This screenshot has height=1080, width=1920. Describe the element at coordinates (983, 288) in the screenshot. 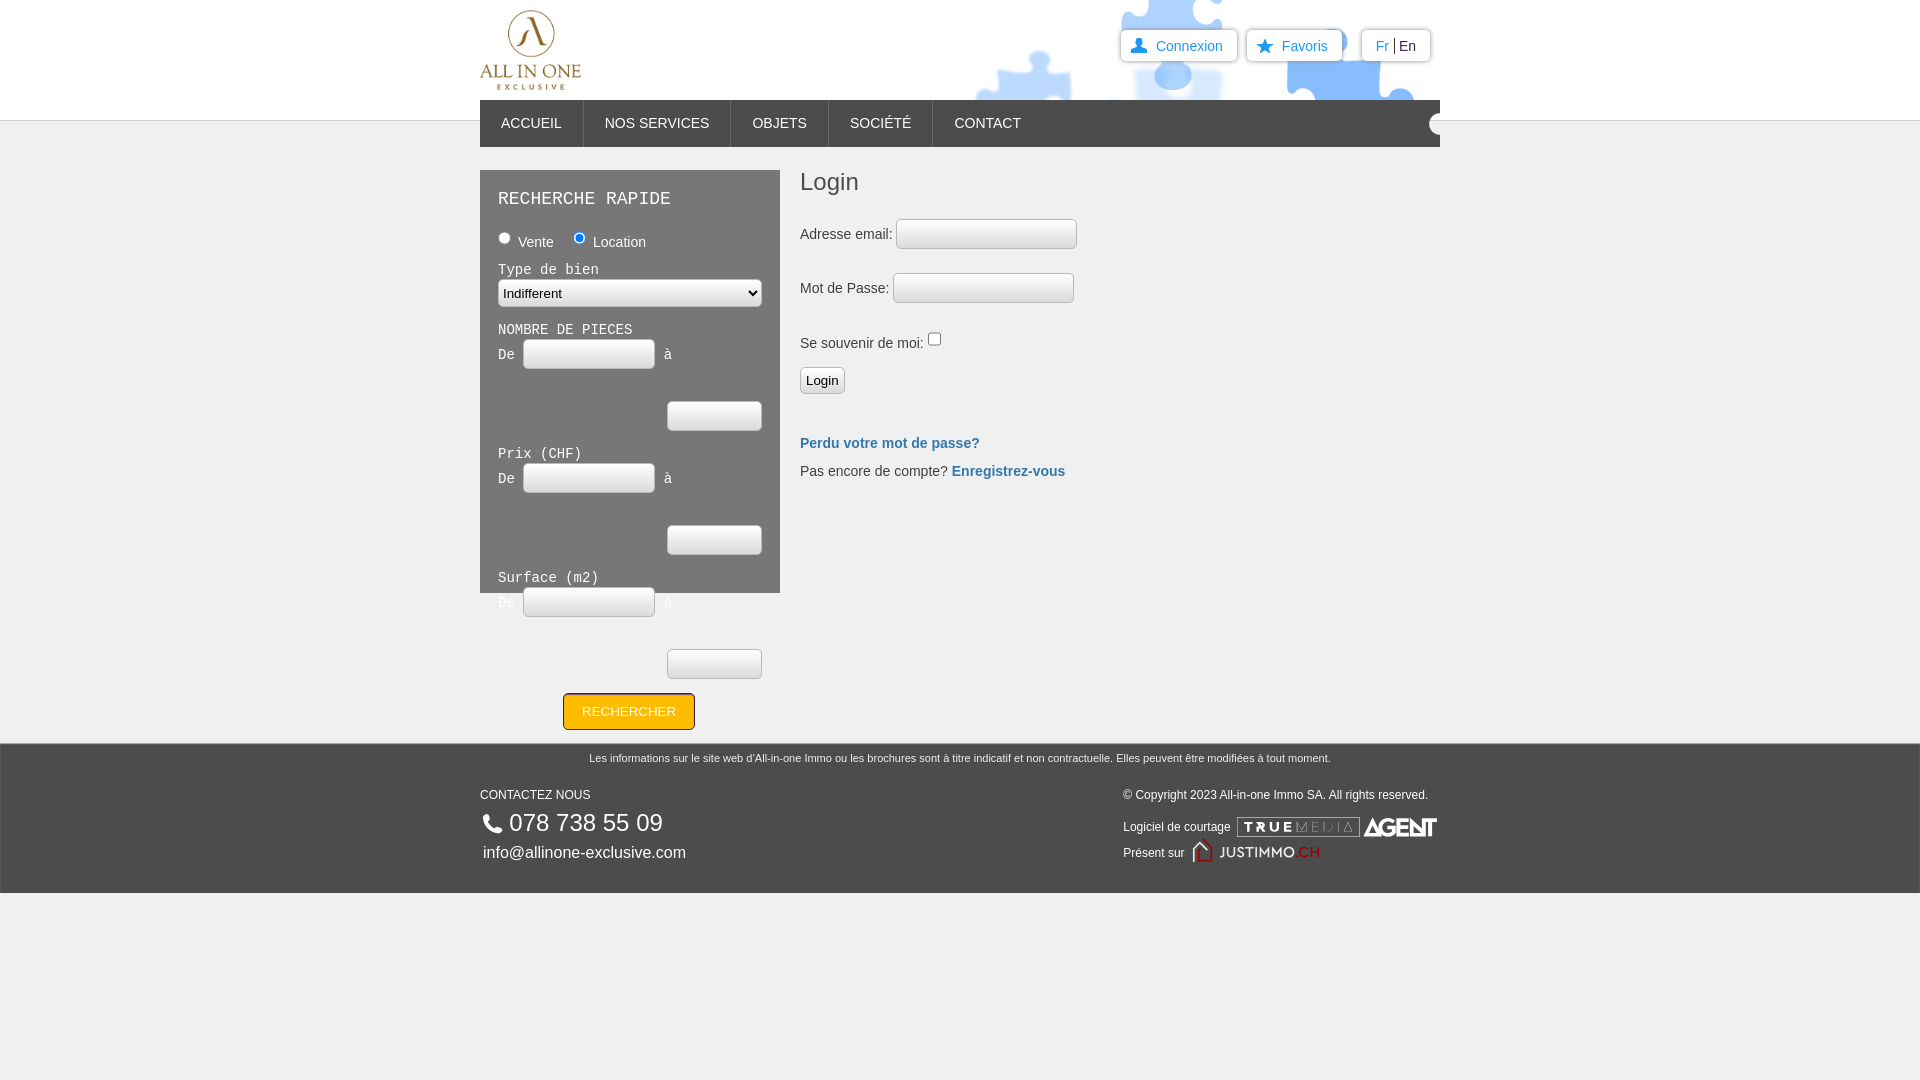

I see `'Mot de Passe'` at that location.